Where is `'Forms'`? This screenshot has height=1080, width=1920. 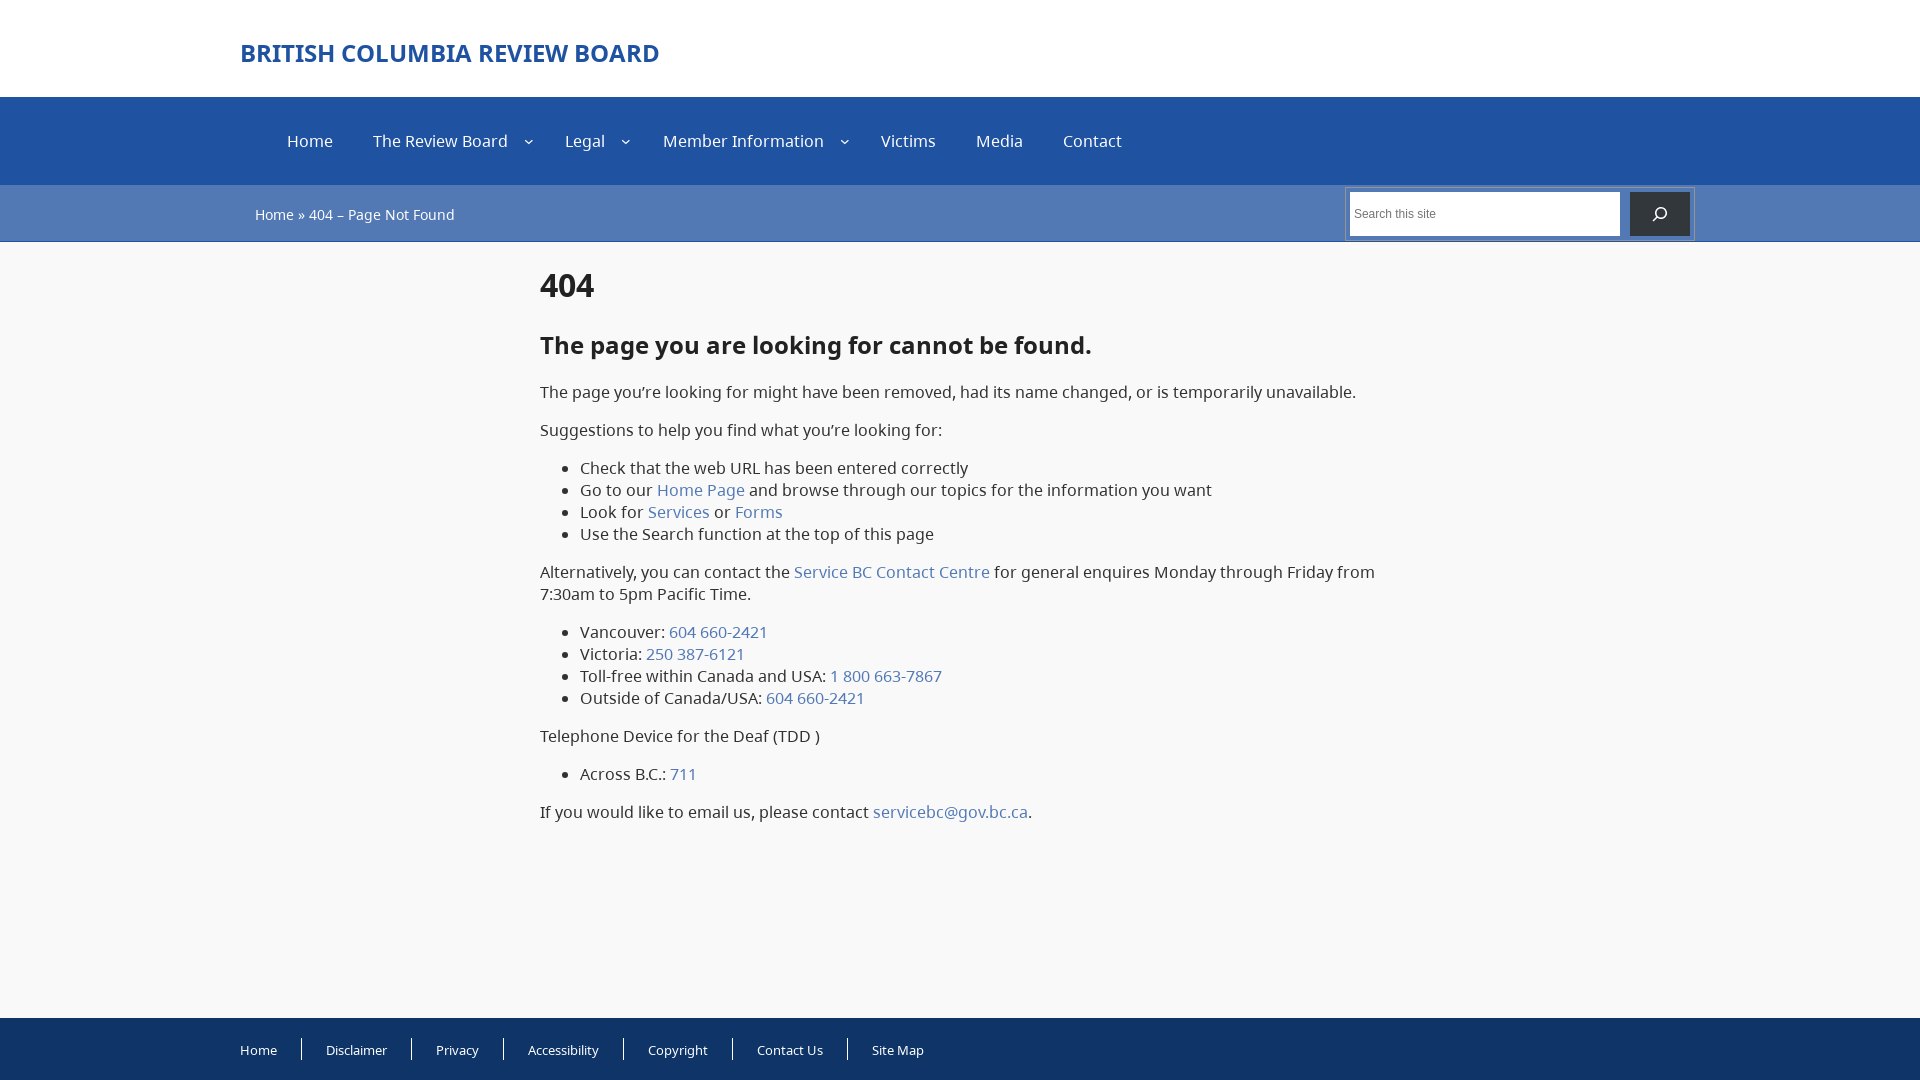
'Forms' is located at coordinates (757, 511).